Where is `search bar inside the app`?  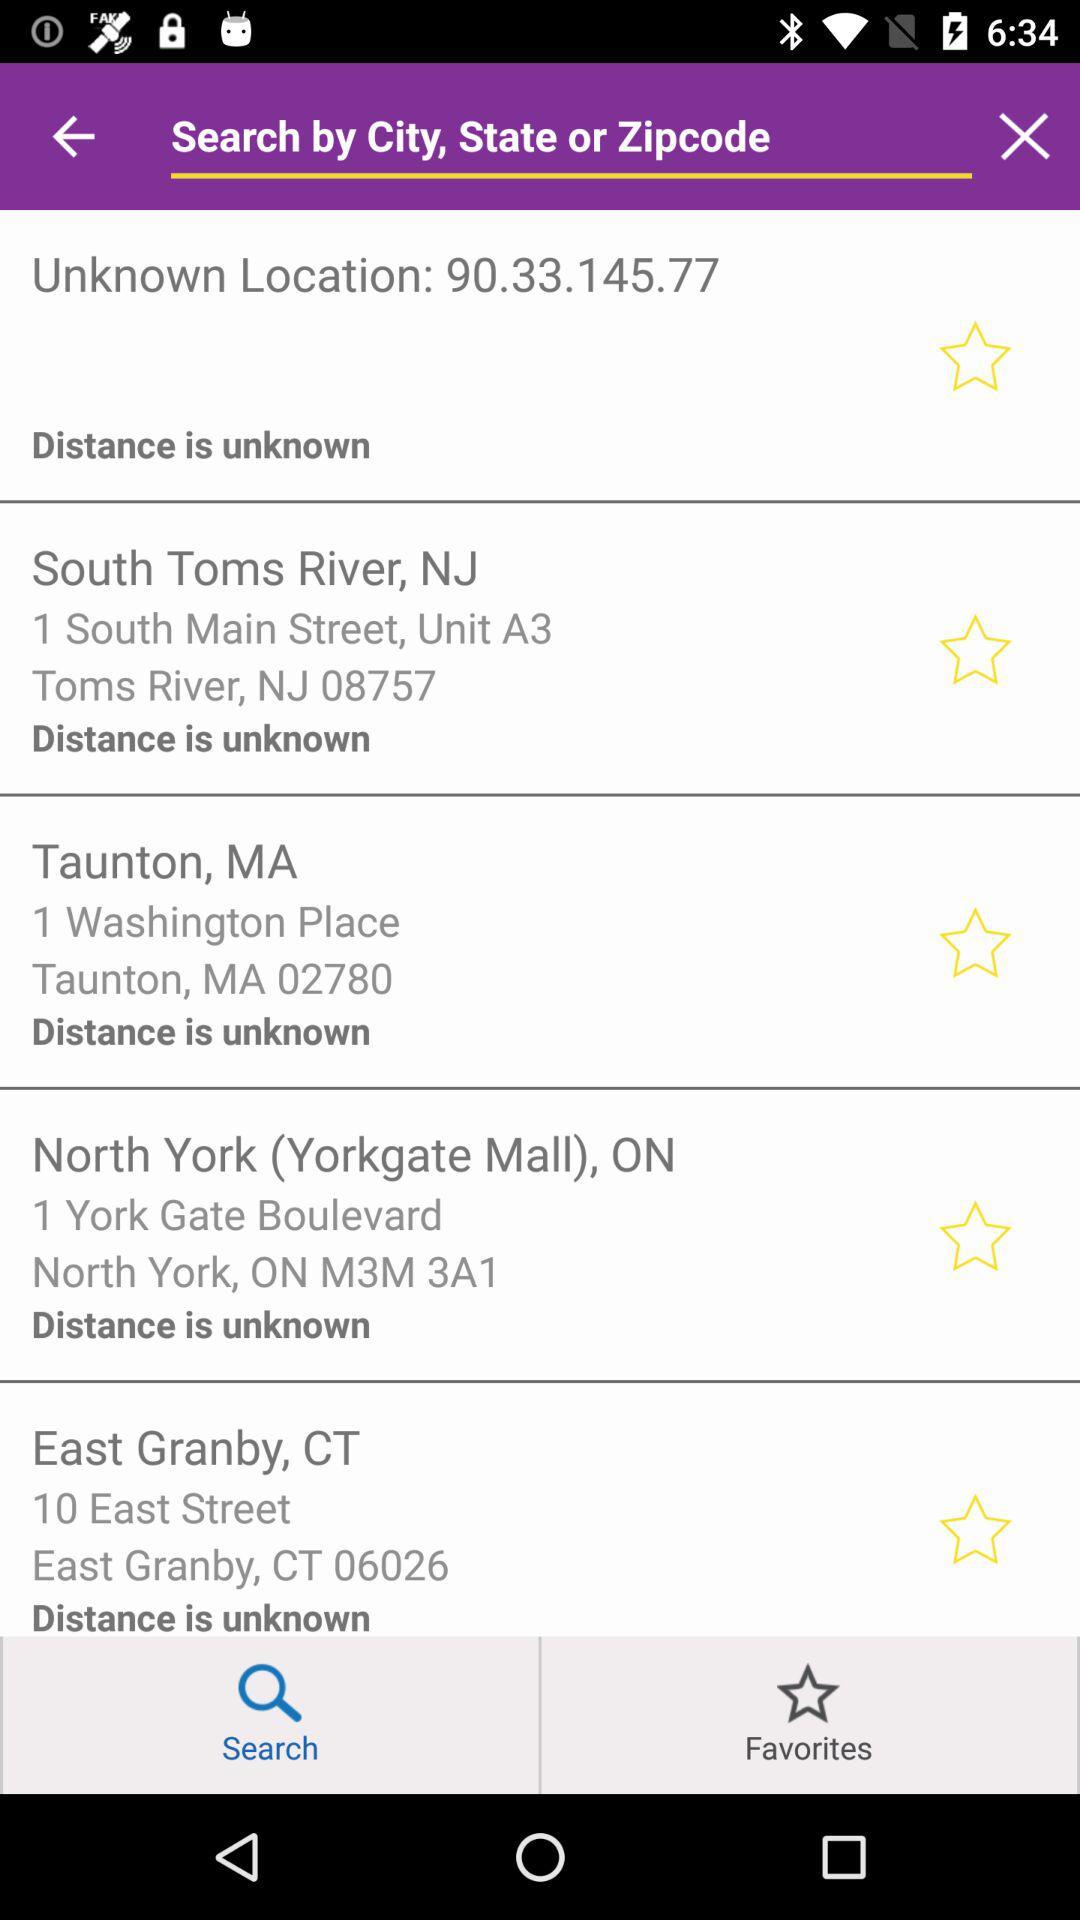
search bar inside the app is located at coordinates (571, 135).